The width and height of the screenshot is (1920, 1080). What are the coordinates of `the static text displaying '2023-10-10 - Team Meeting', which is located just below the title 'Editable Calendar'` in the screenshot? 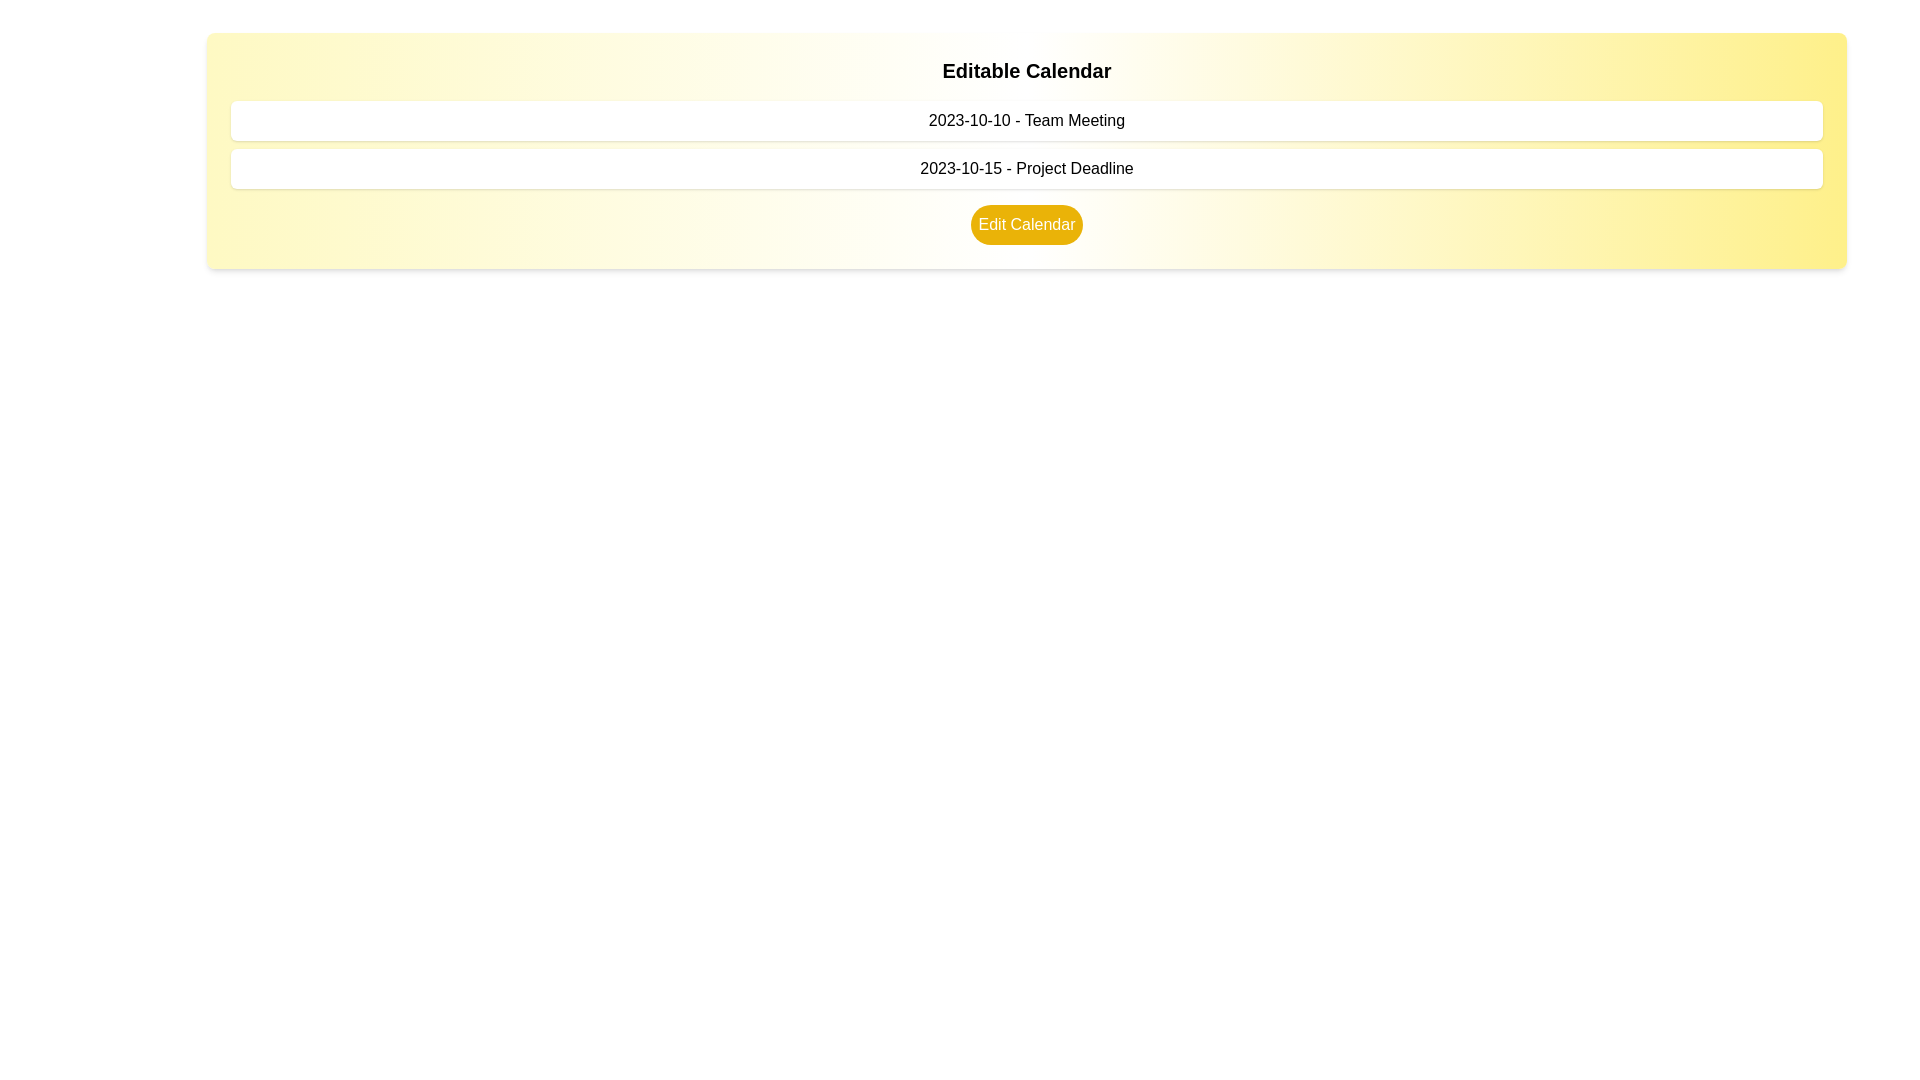 It's located at (1027, 120).